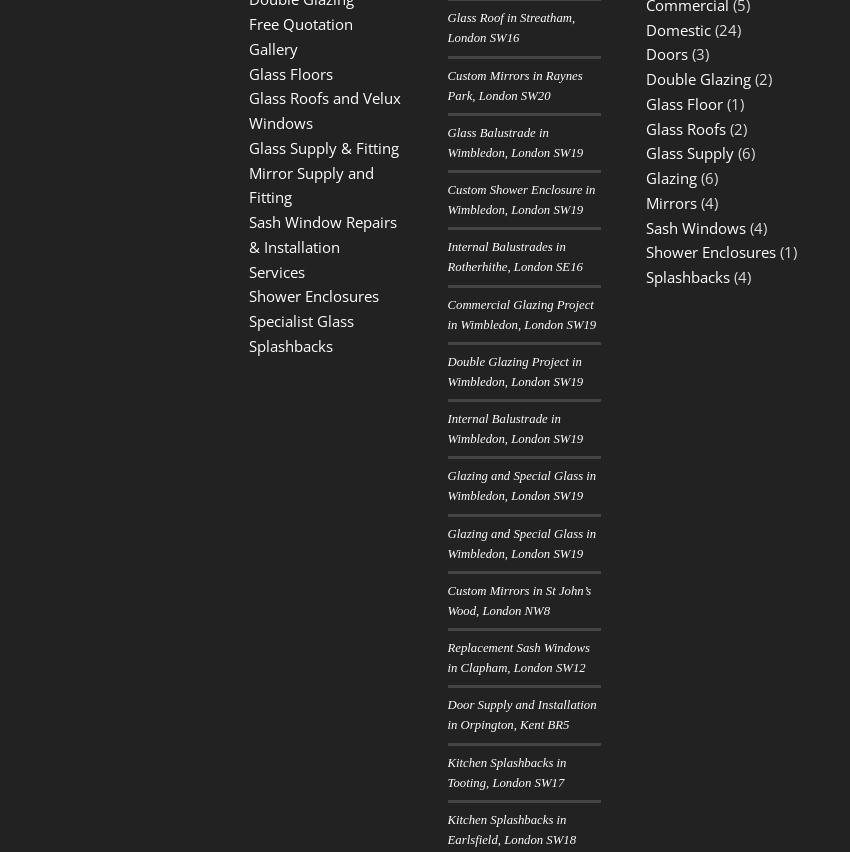 The height and width of the screenshot is (852, 850). What do you see at coordinates (248, 23) in the screenshot?
I see `'Free Quotation'` at bounding box center [248, 23].